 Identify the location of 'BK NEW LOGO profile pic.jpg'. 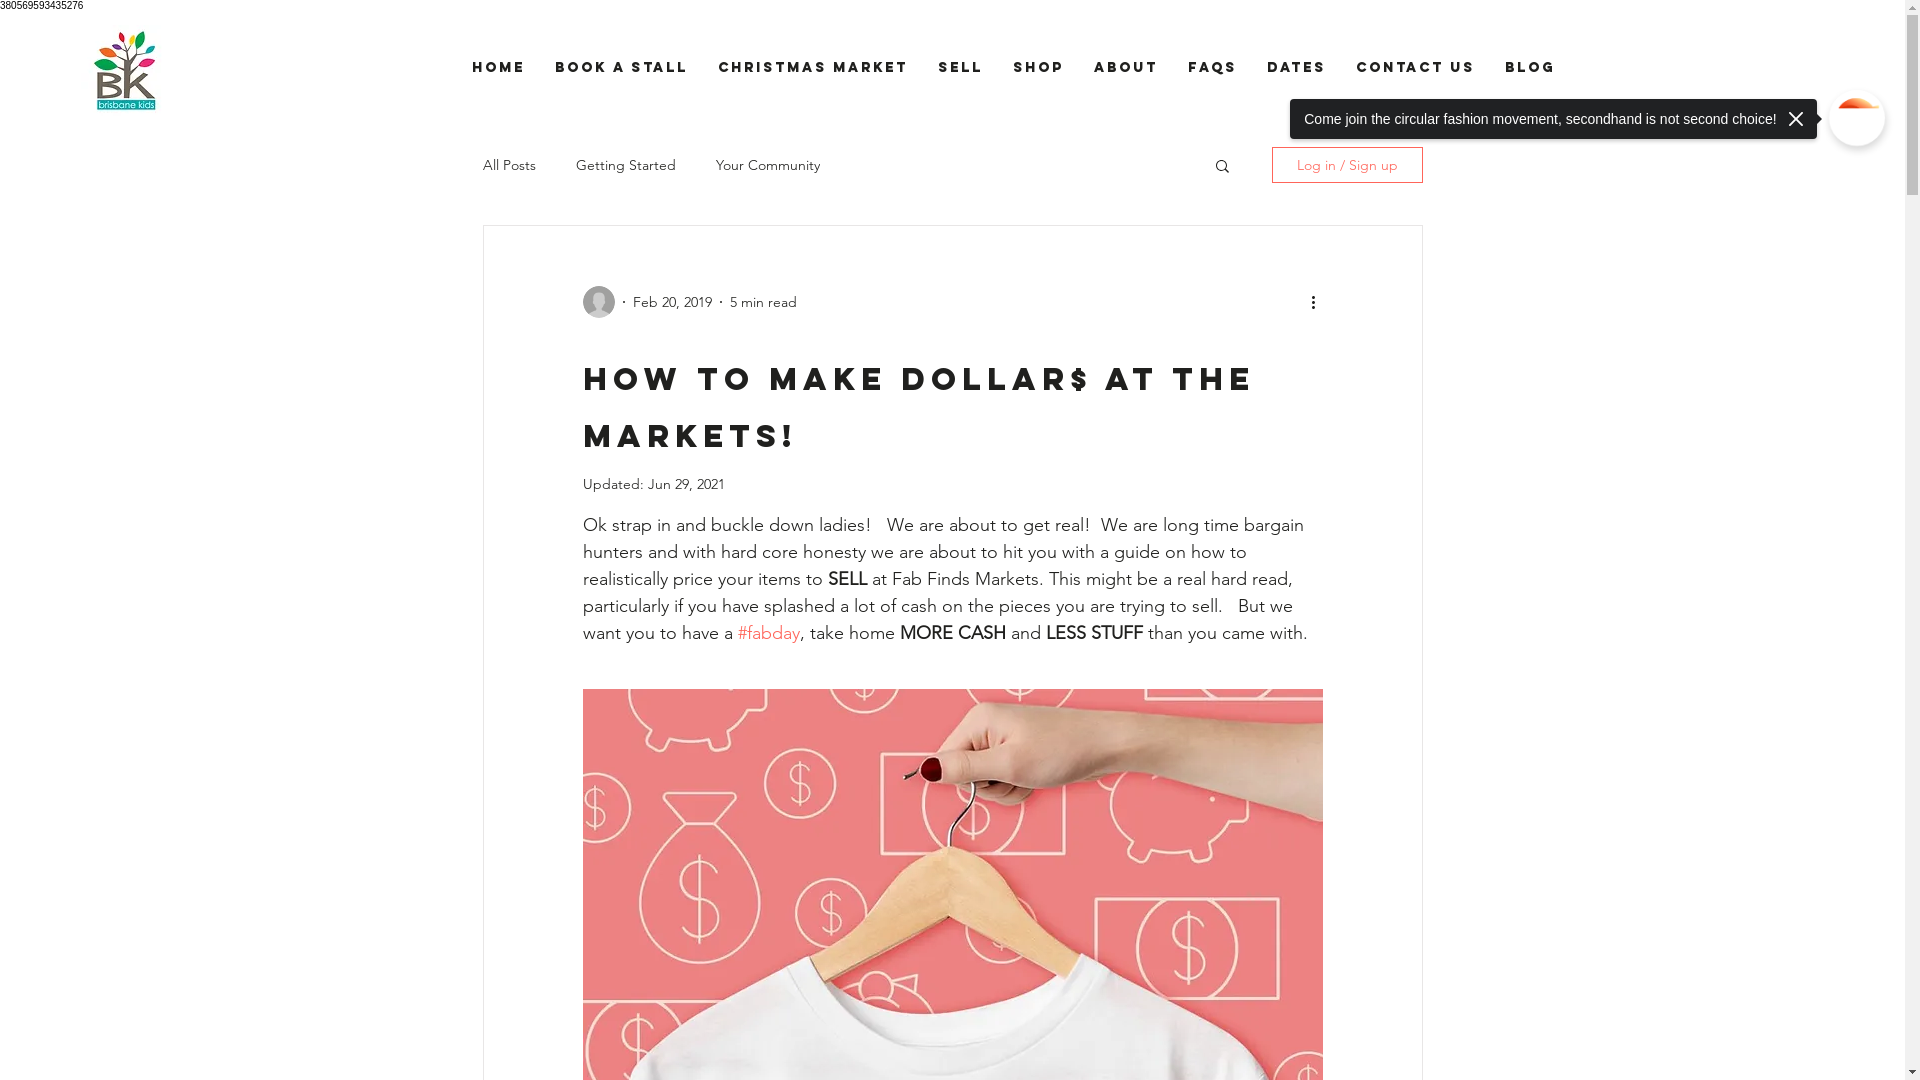
(124, 69).